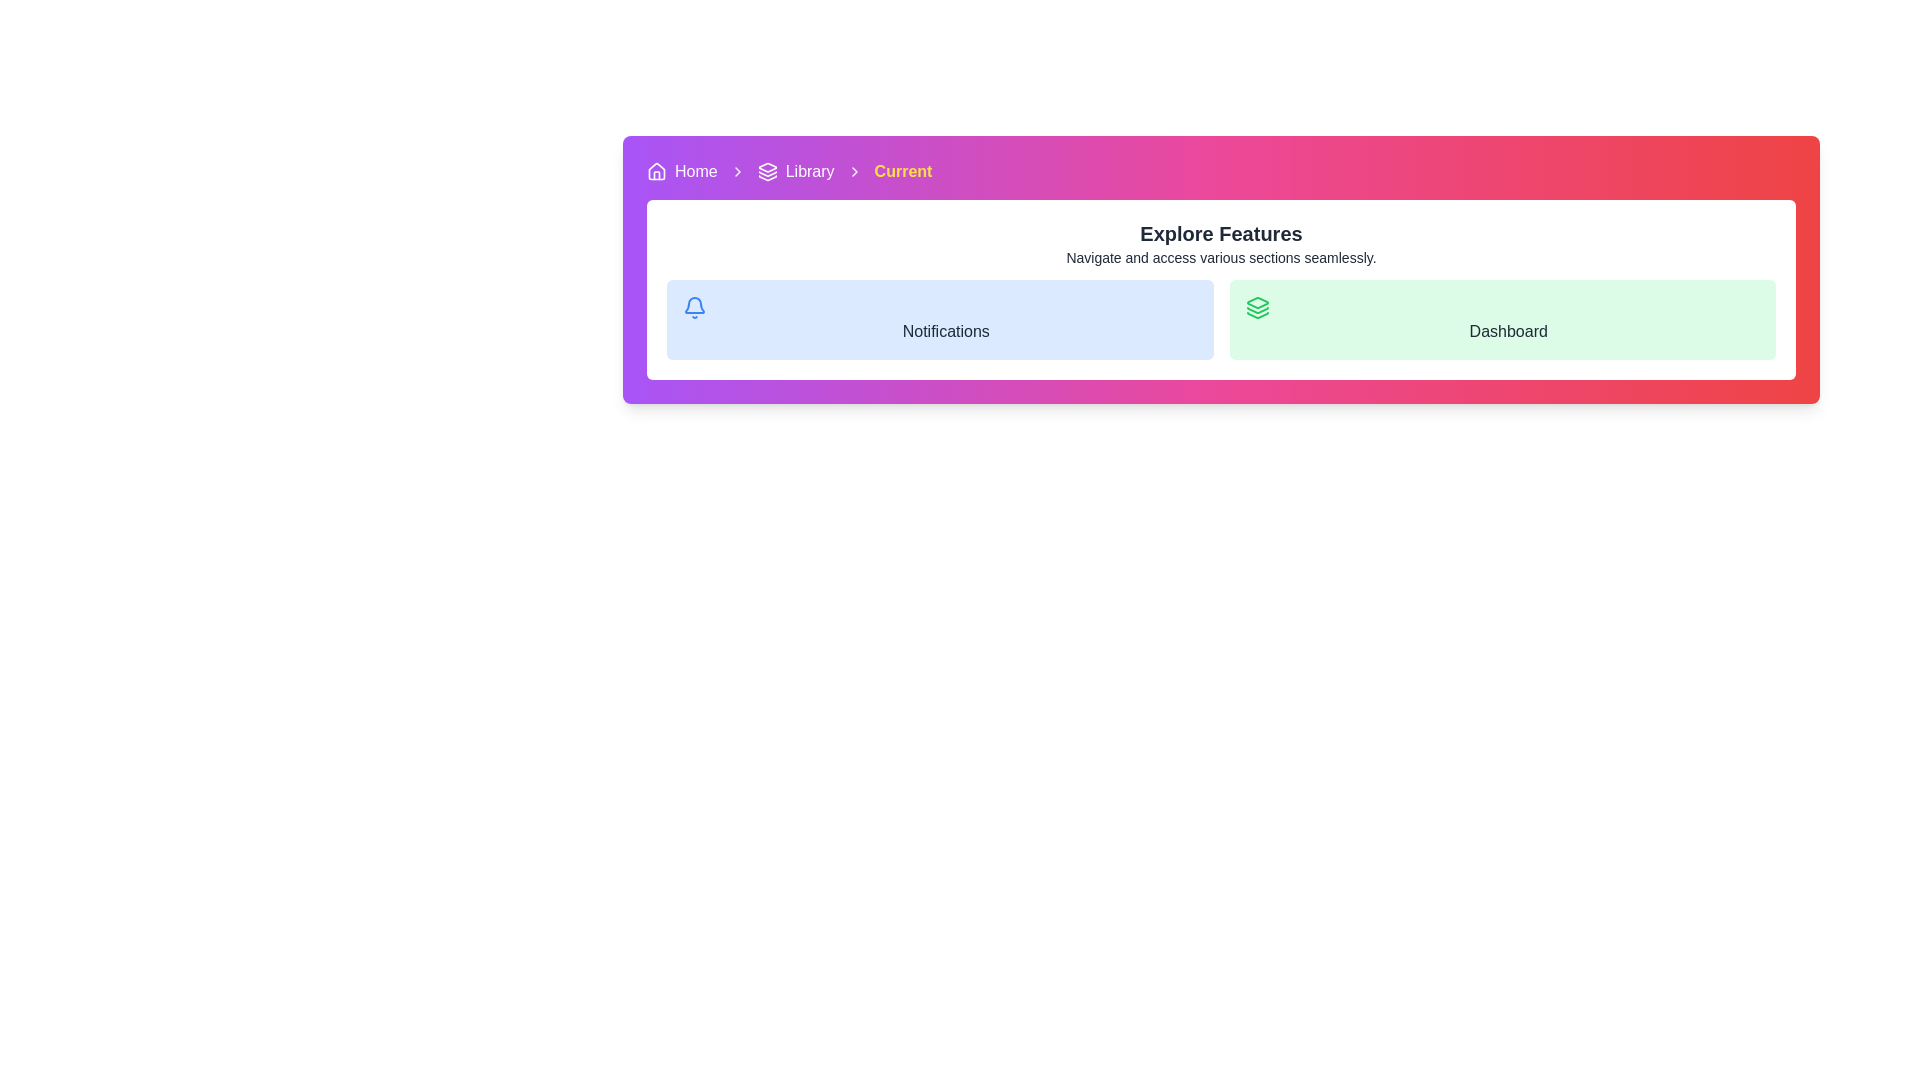 The height and width of the screenshot is (1080, 1920). I want to click on Breadcrumb Link that navigates to the 'Library' section, positioned between 'Home' and 'Current' in the header bar, so click(795, 171).